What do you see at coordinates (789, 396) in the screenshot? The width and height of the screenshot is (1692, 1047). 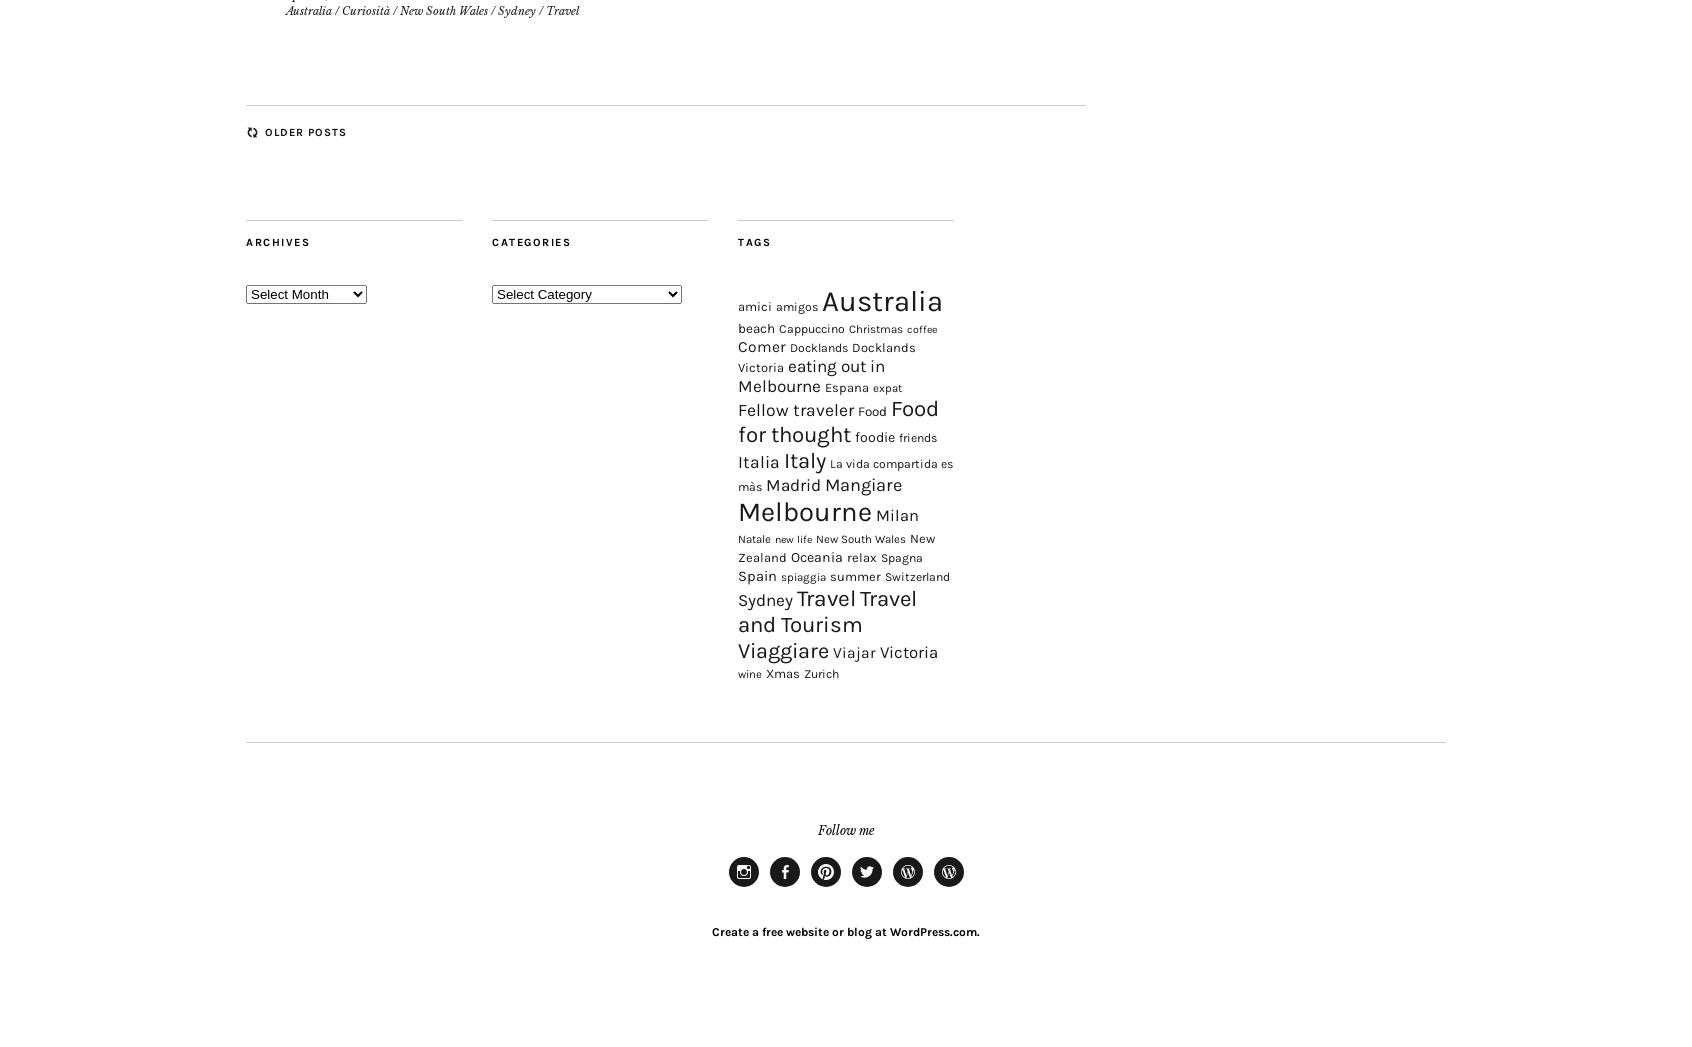 I see `'Docklands'` at bounding box center [789, 396].